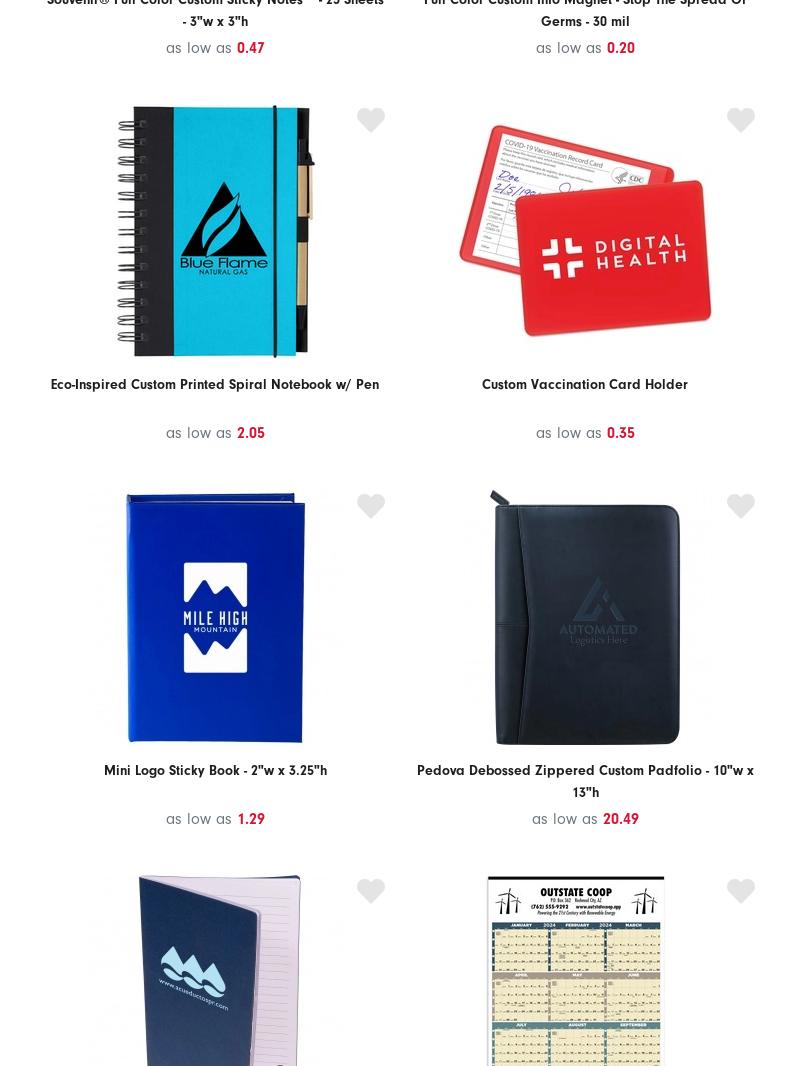 The image size is (800, 1066). I want to click on '20.49', so click(620, 818).